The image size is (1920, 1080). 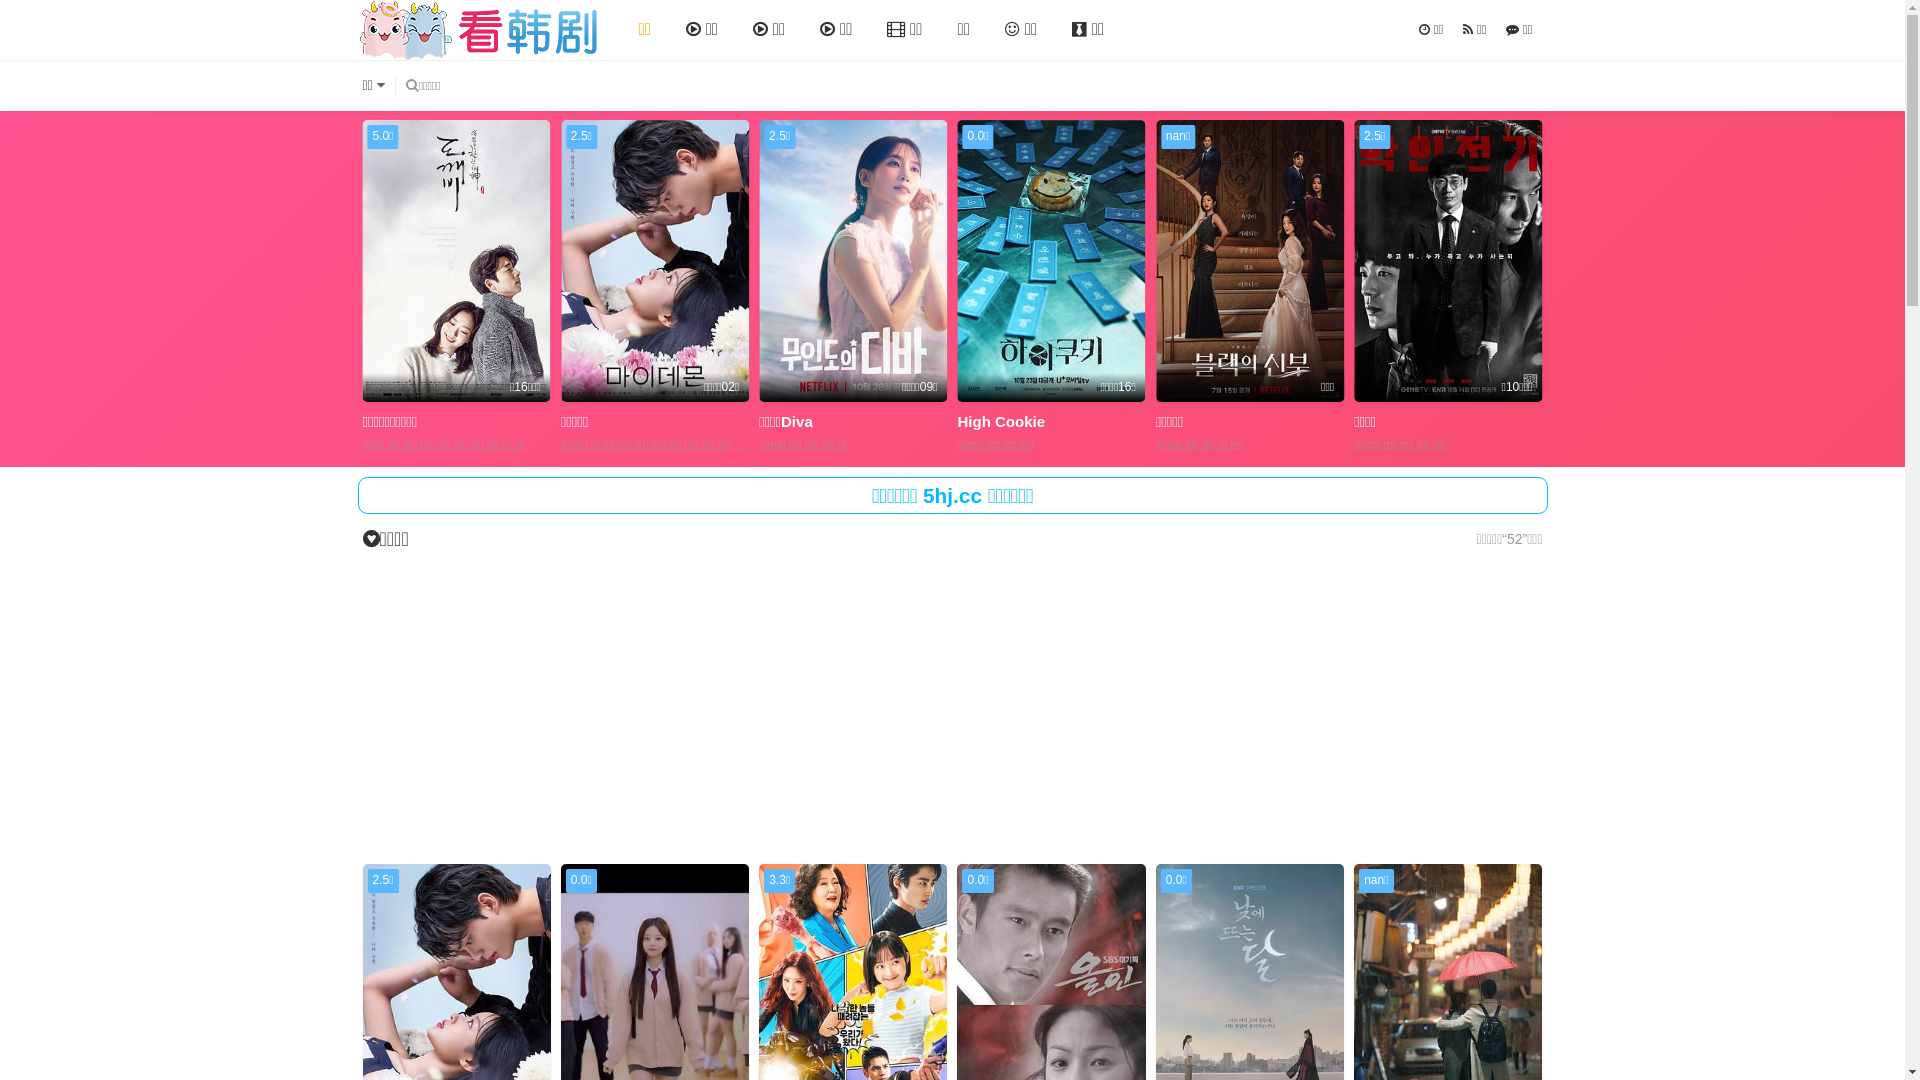 What do you see at coordinates (952, 708) in the screenshot?
I see `'Advertisement'` at bounding box center [952, 708].